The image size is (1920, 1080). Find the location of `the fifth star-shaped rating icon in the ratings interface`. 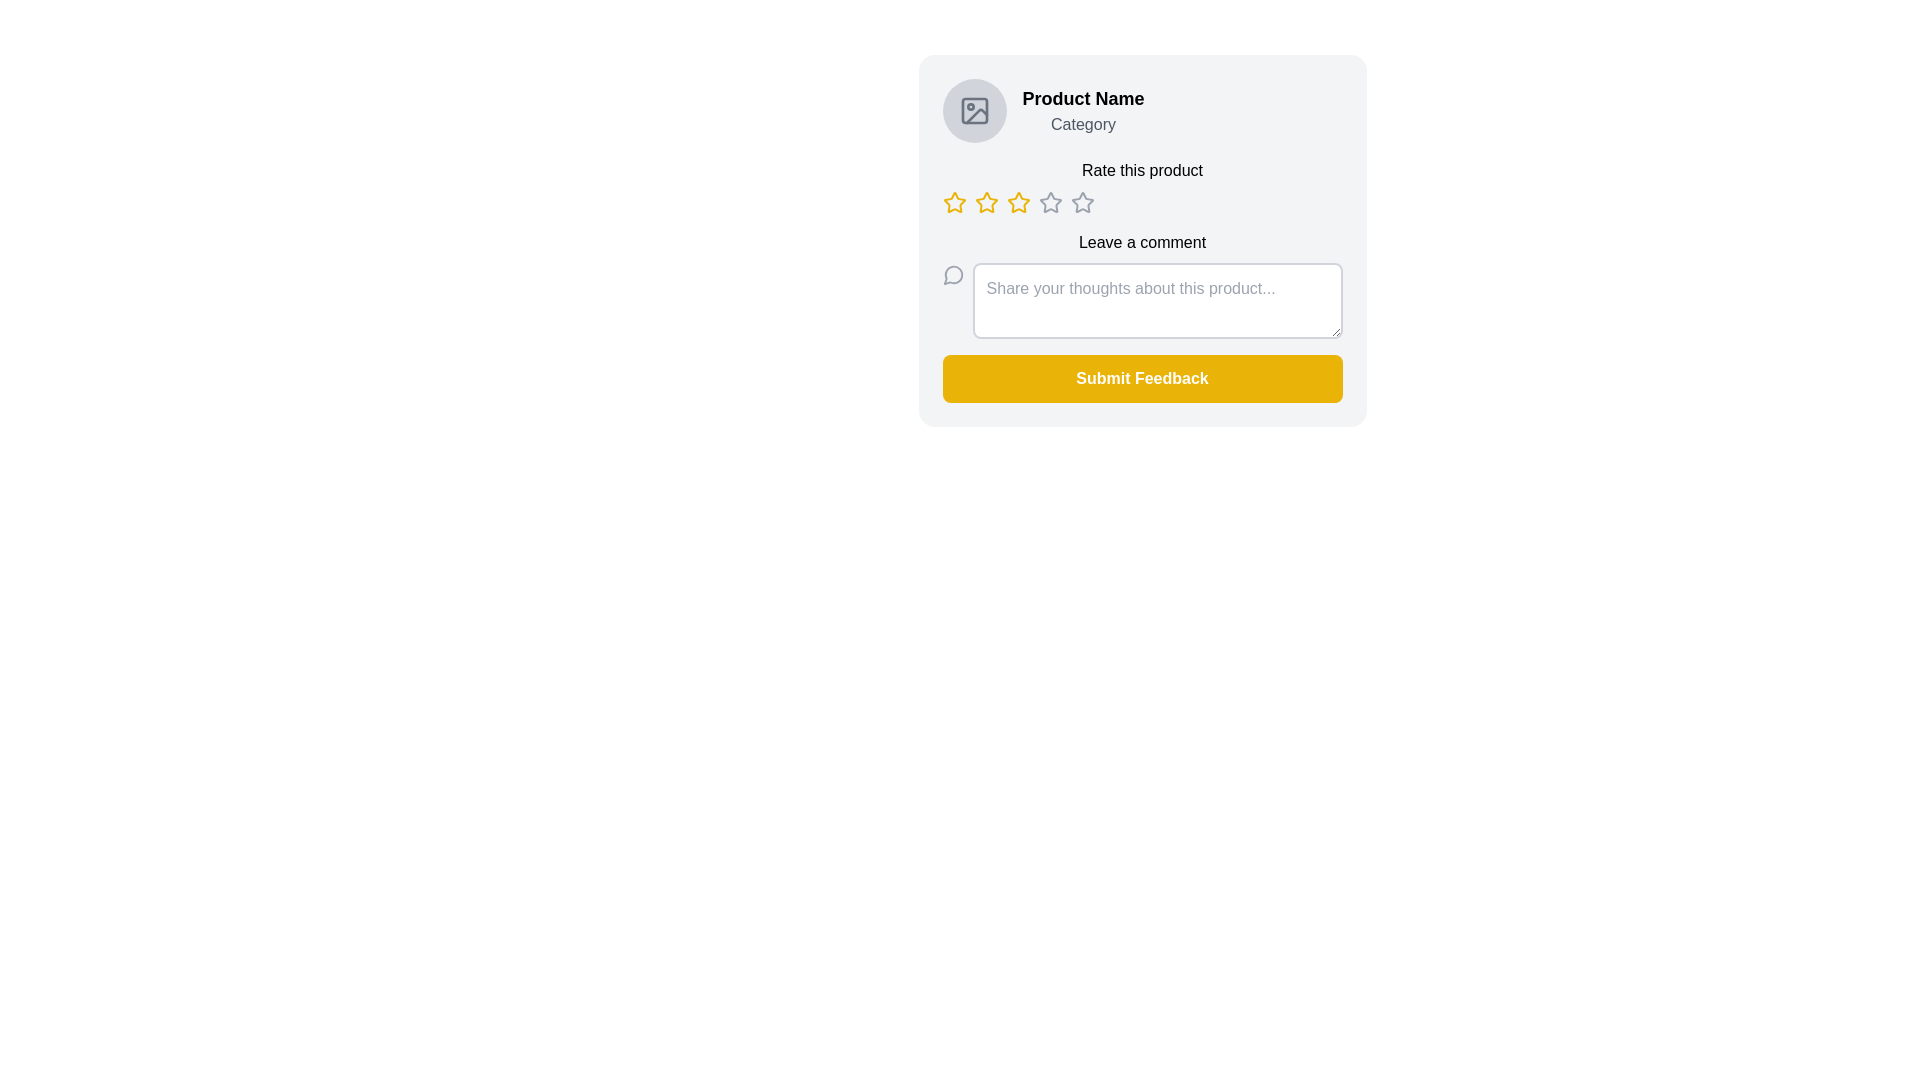

the fifth star-shaped rating icon in the ratings interface is located at coordinates (1081, 203).